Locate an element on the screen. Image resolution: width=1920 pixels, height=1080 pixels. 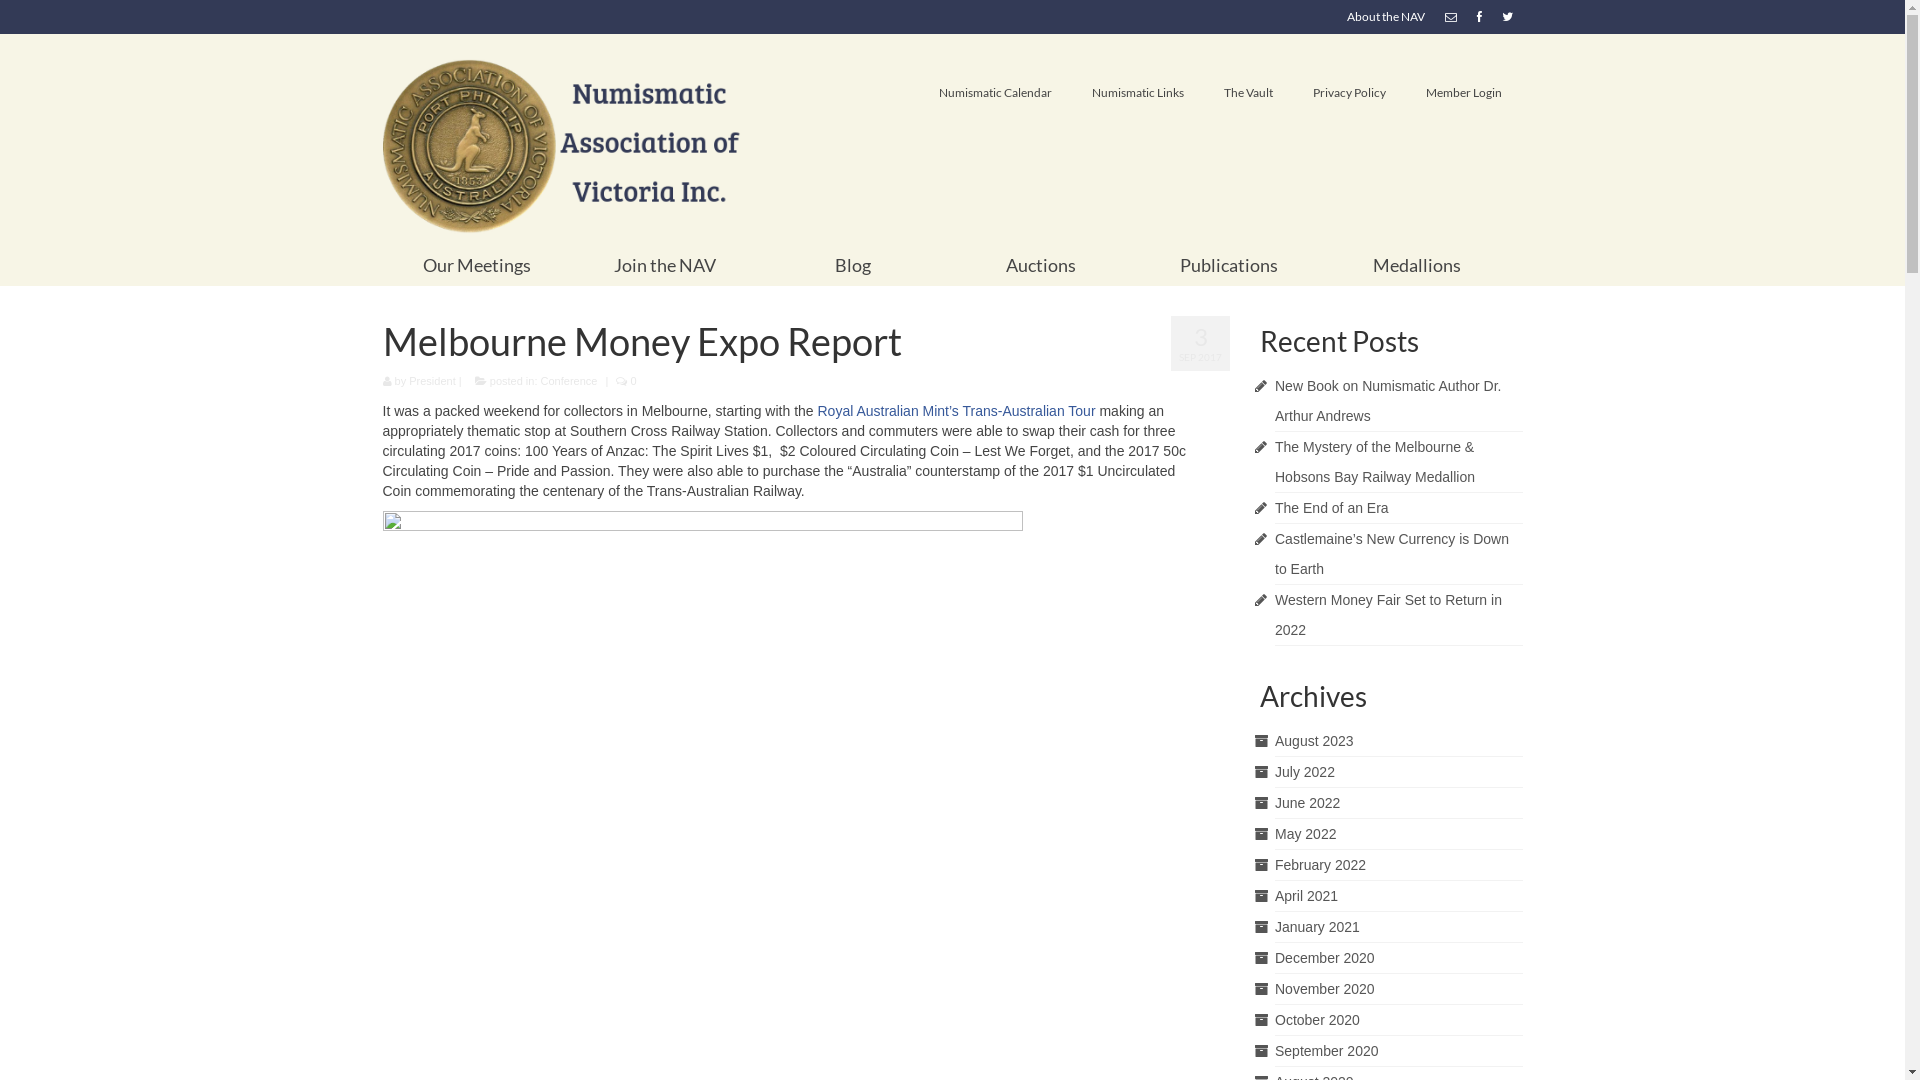
'August 2023' is located at coordinates (1314, 740).